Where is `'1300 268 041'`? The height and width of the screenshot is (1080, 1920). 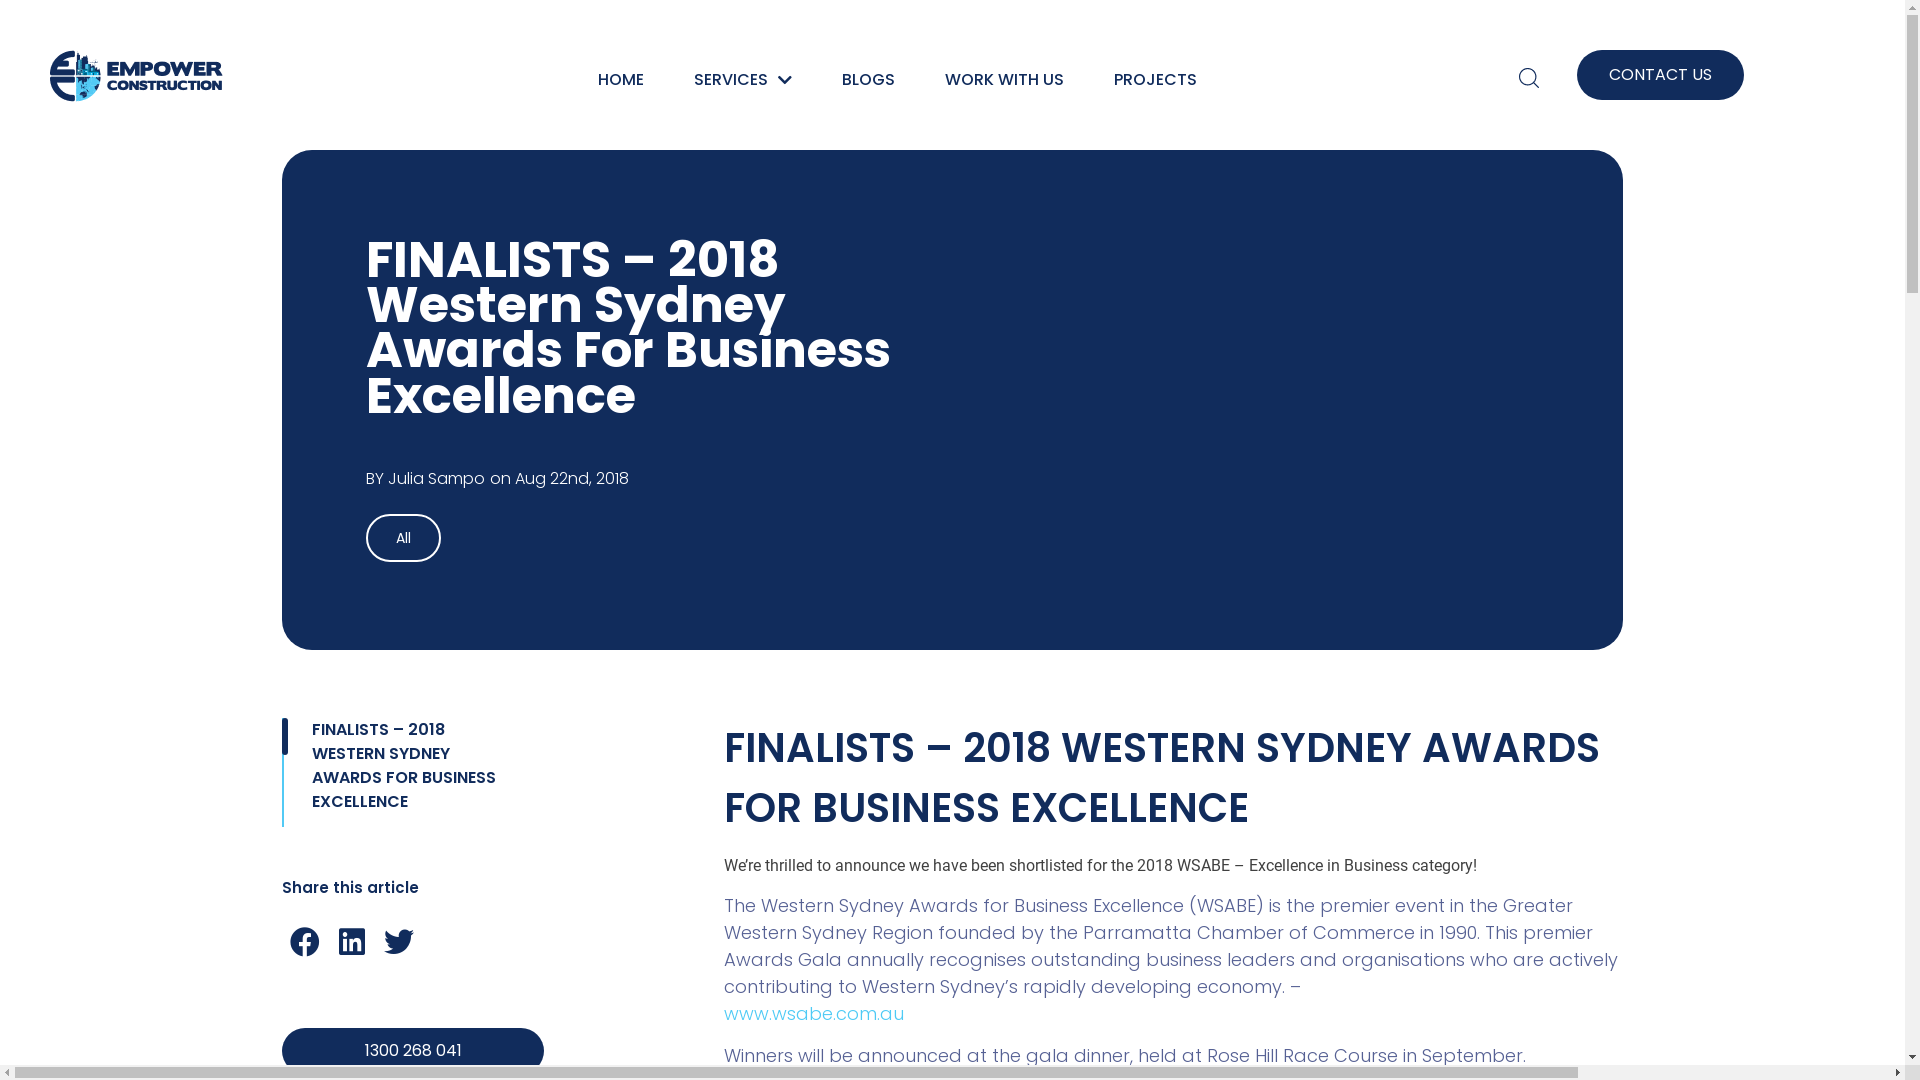
'1300 268 041' is located at coordinates (281, 1049).